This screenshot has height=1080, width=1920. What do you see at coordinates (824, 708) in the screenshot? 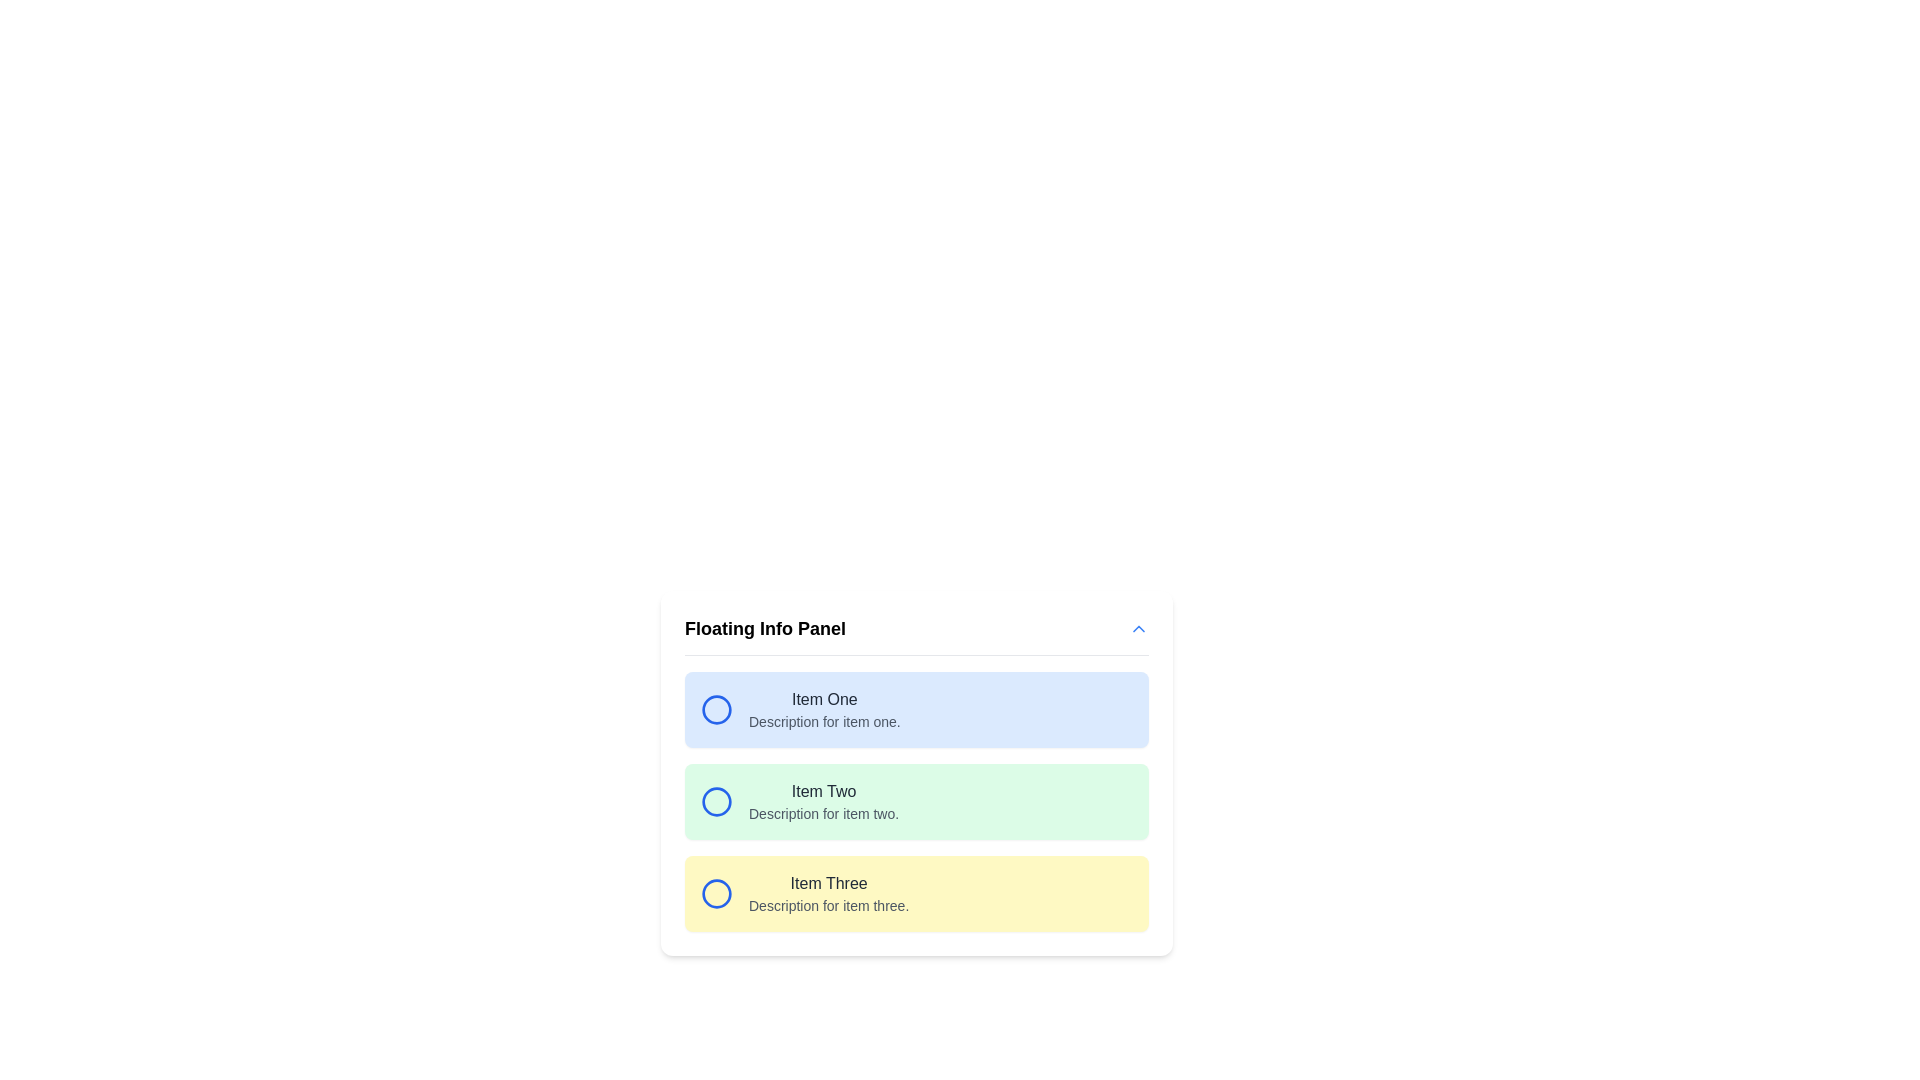
I see `information displayed in the text element containing 'Item One' and 'Description for item one.' within the light blue background of the first item in the 'Floating Info Panel.'` at bounding box center [824, 708].